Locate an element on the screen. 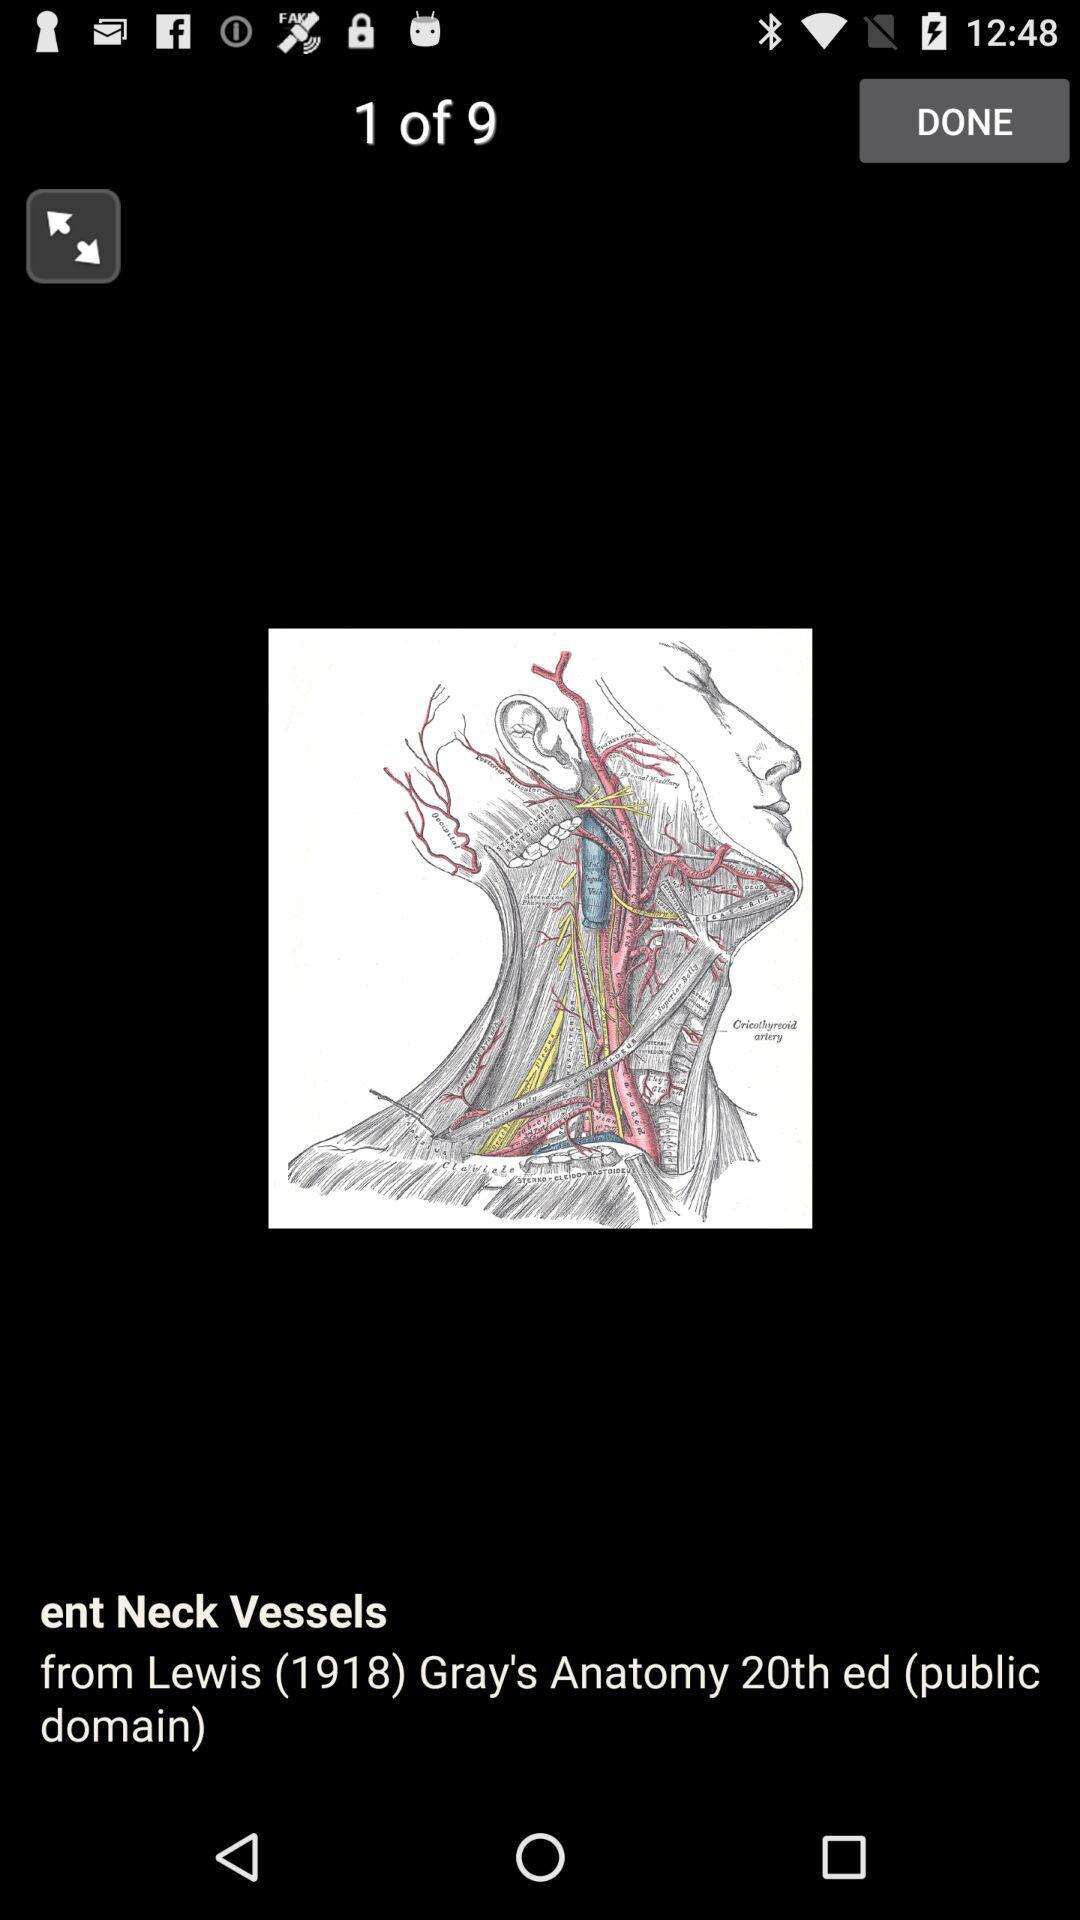 The height and width of the screenshot is (1920, 1080). item next to the done icon is located at coordinates (59, 230).